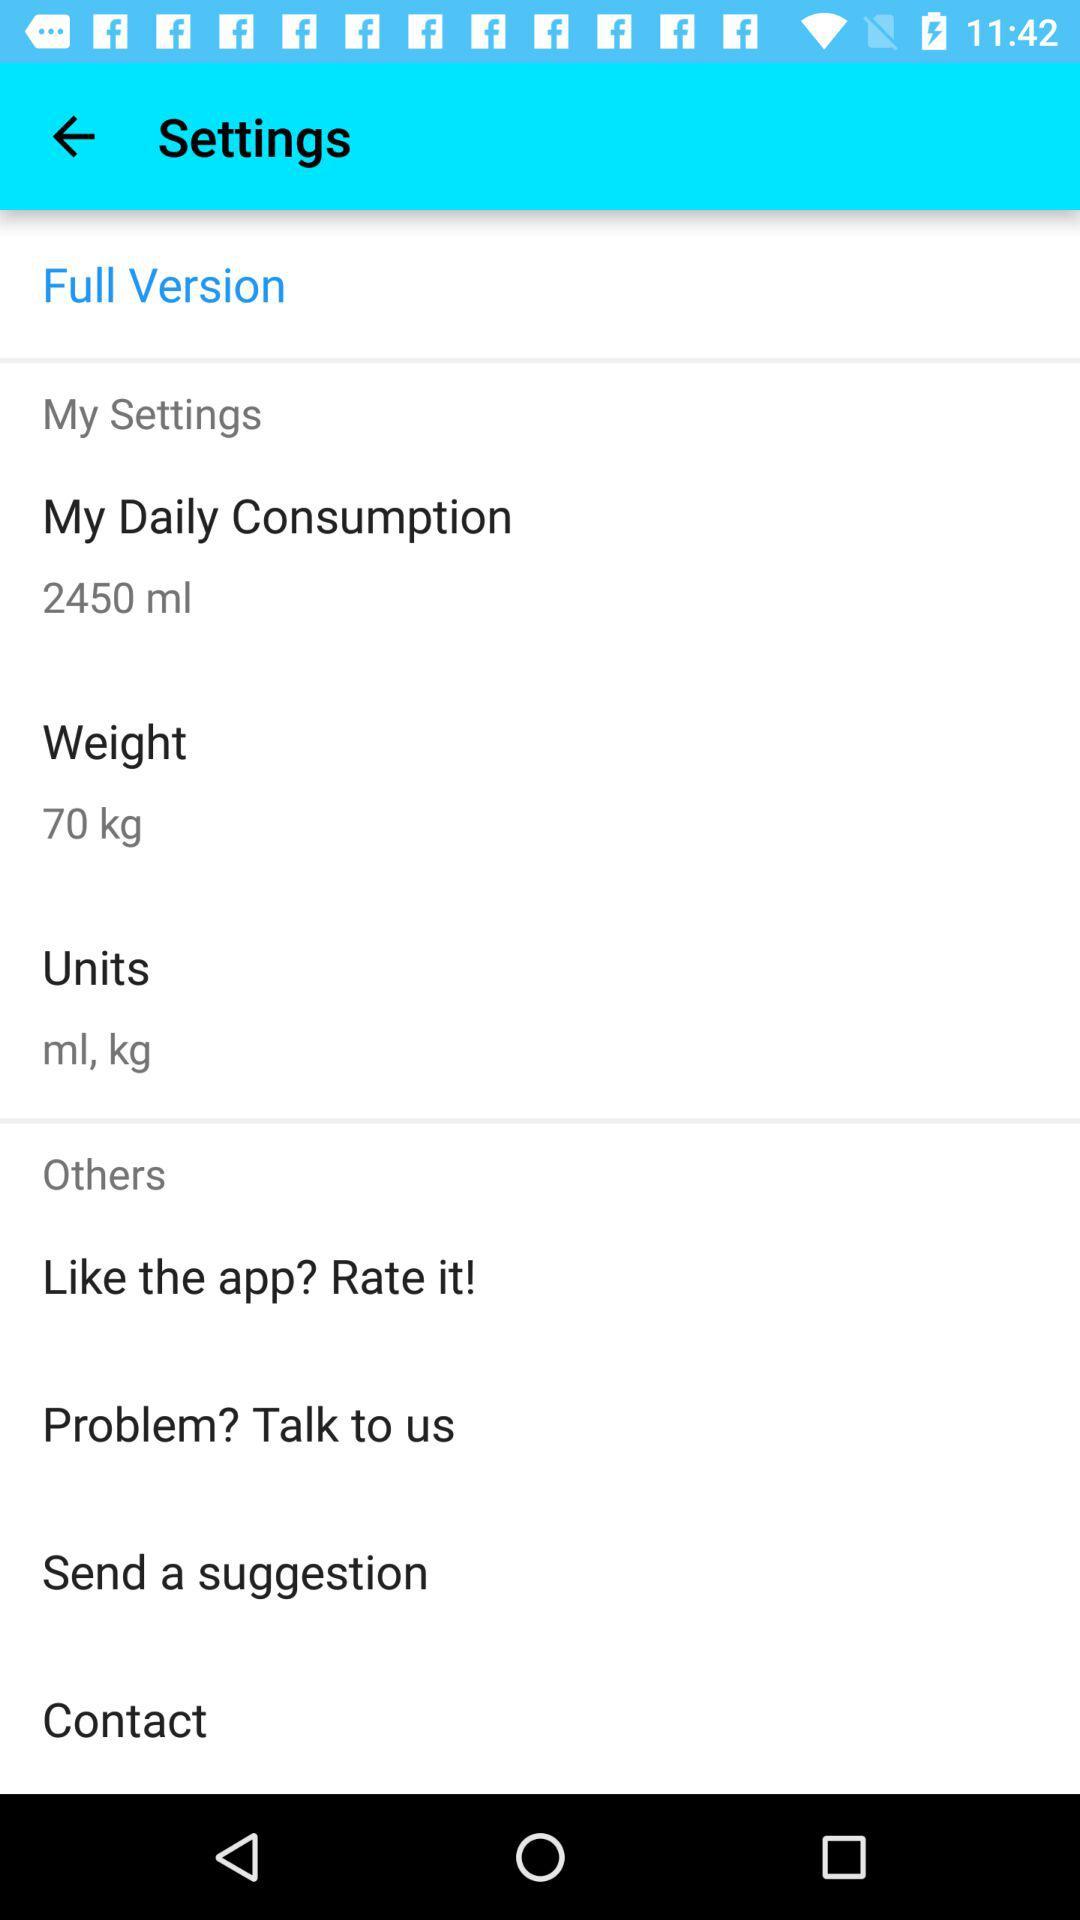  Describe the element at coordinates (72, 135) in the screenshot. I see `item next to settings icon` at that location.